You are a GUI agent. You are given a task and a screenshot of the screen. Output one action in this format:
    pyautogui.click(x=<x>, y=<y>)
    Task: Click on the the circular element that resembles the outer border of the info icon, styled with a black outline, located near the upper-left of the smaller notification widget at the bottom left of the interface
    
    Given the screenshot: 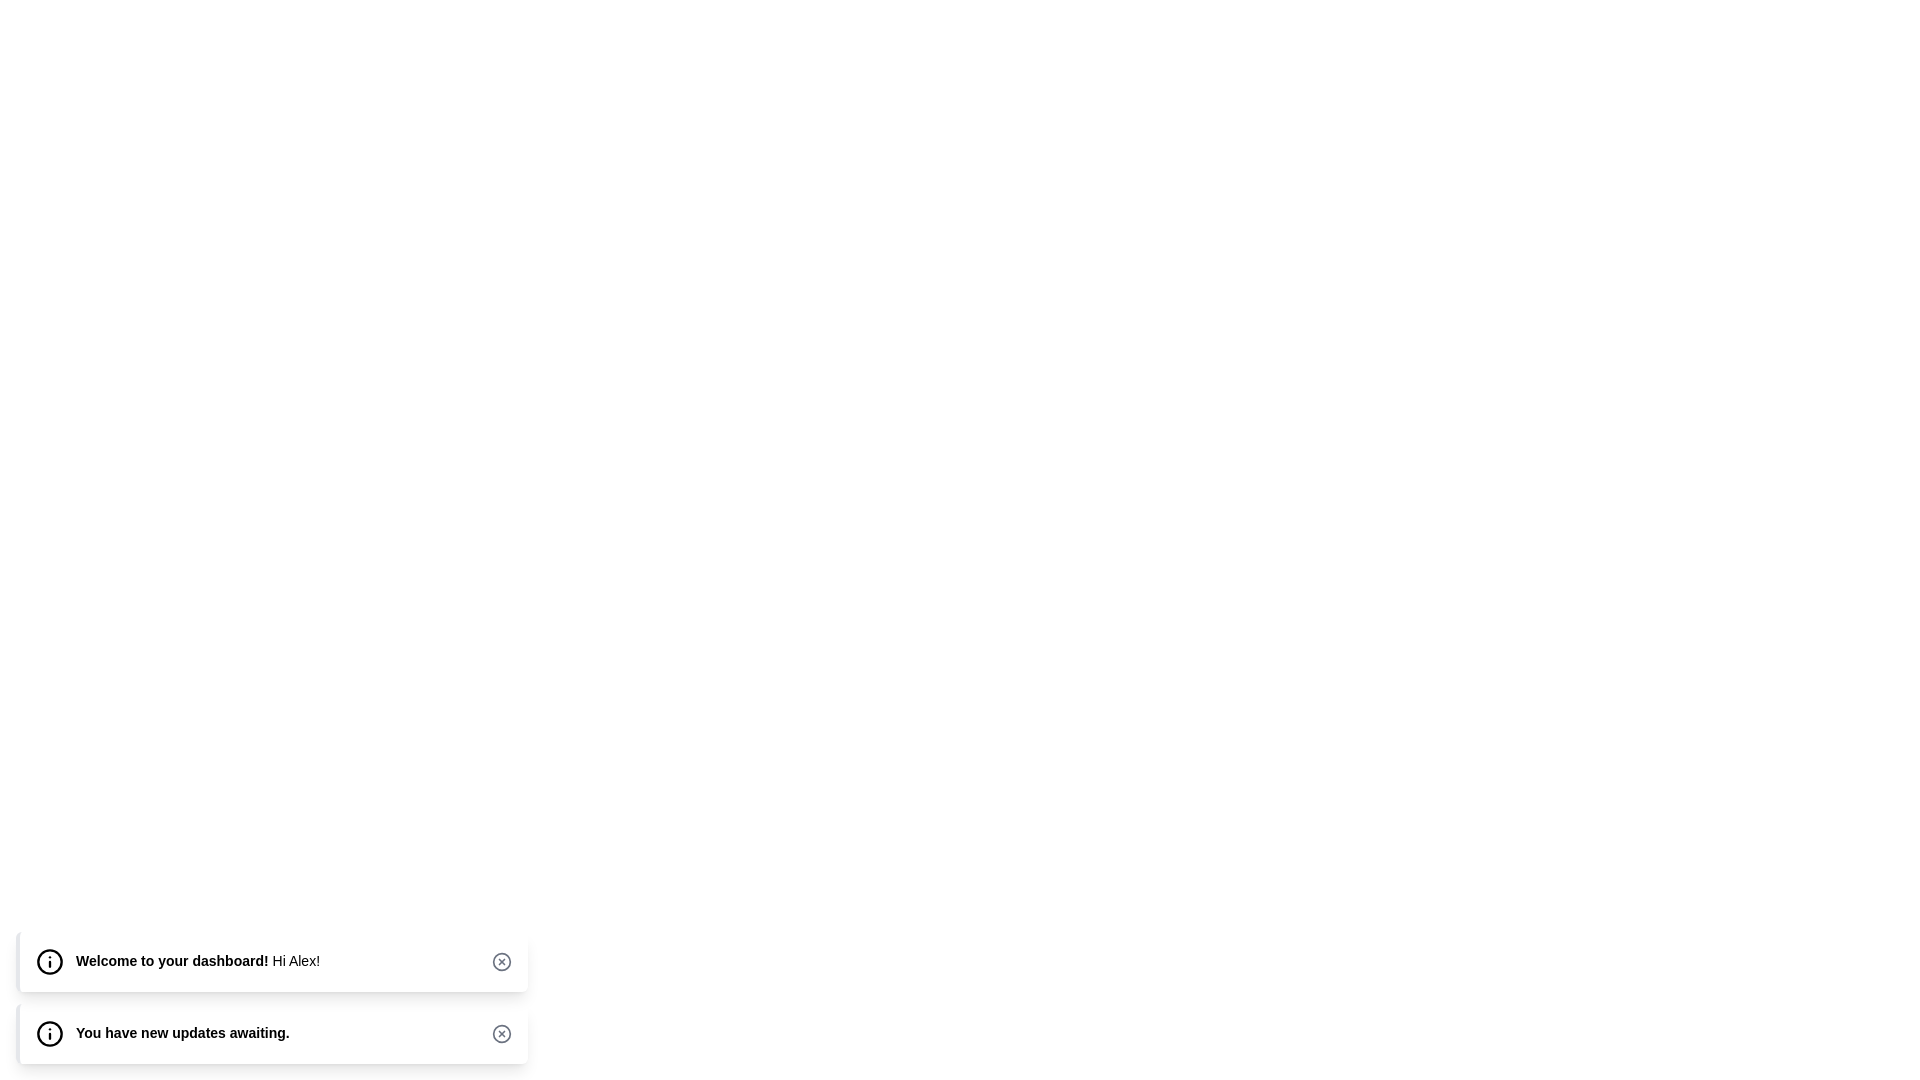 What is the action you would take?
    pyautogui.click(x=49, y=1033)
    